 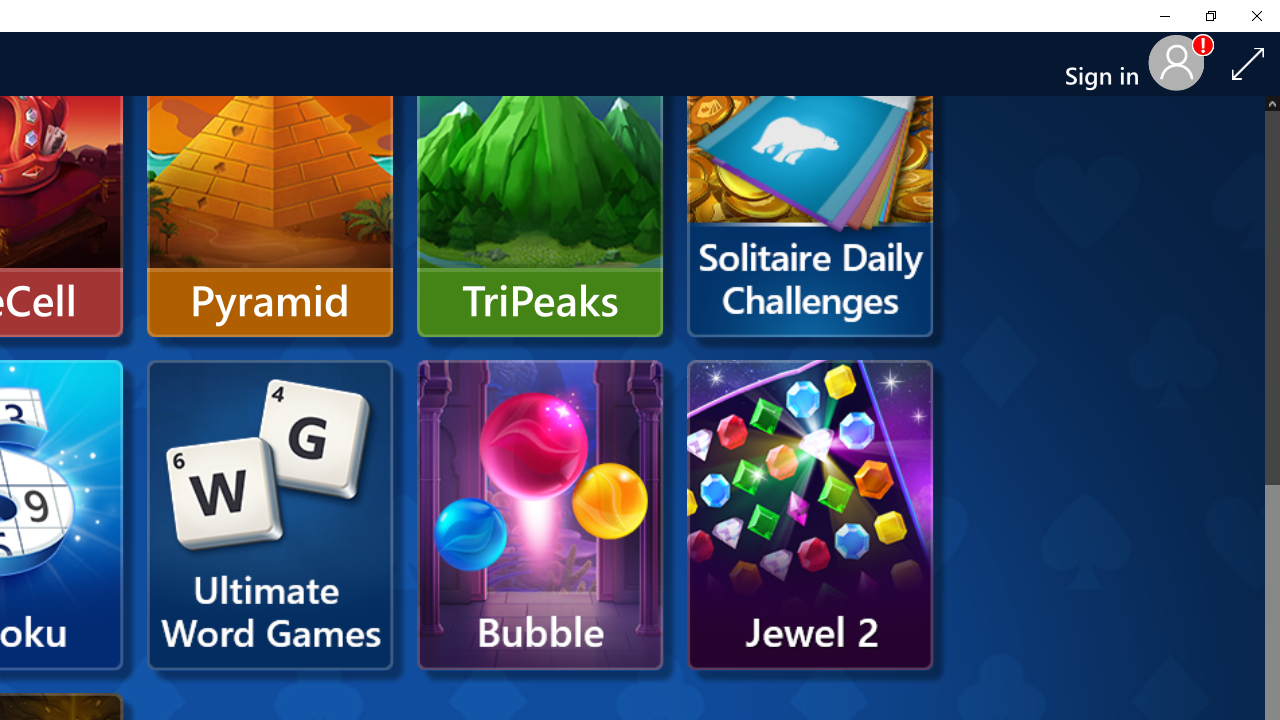 I want to click on 'Microsoft Bubble', so click(x=540, y=514).